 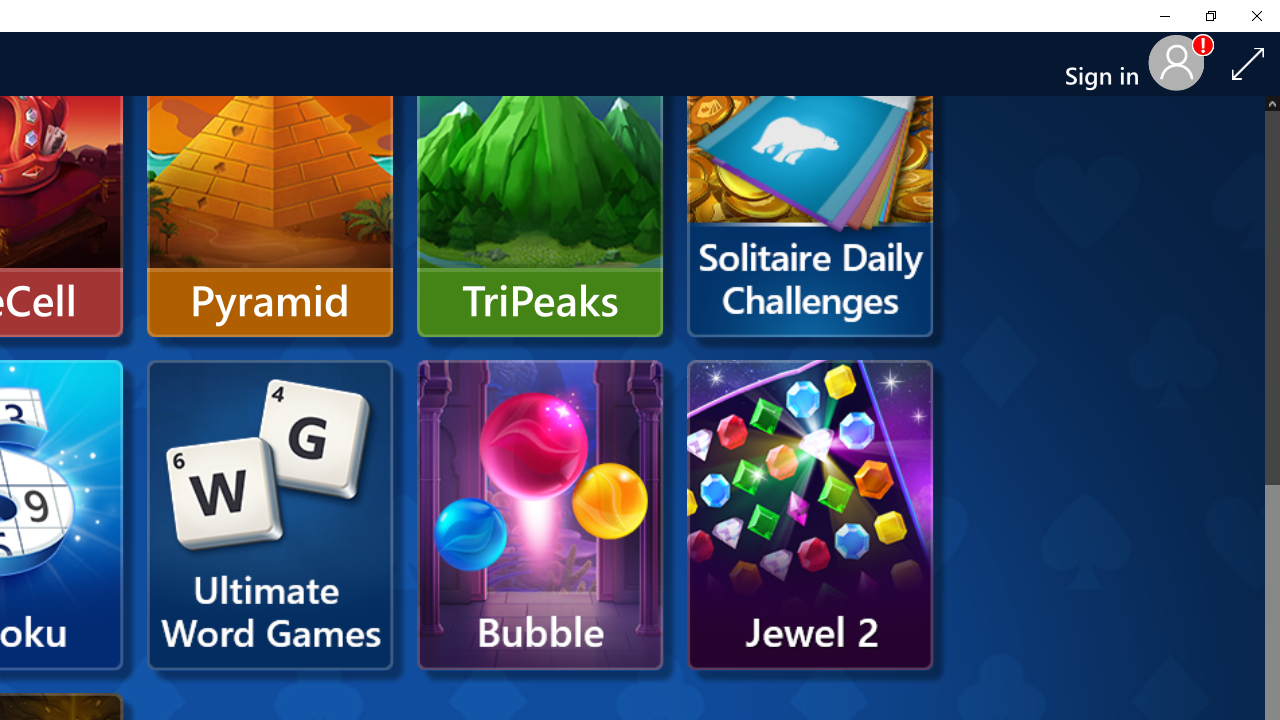 I want to click on 'Microsoft Bubble', so click(x=540, y=514).